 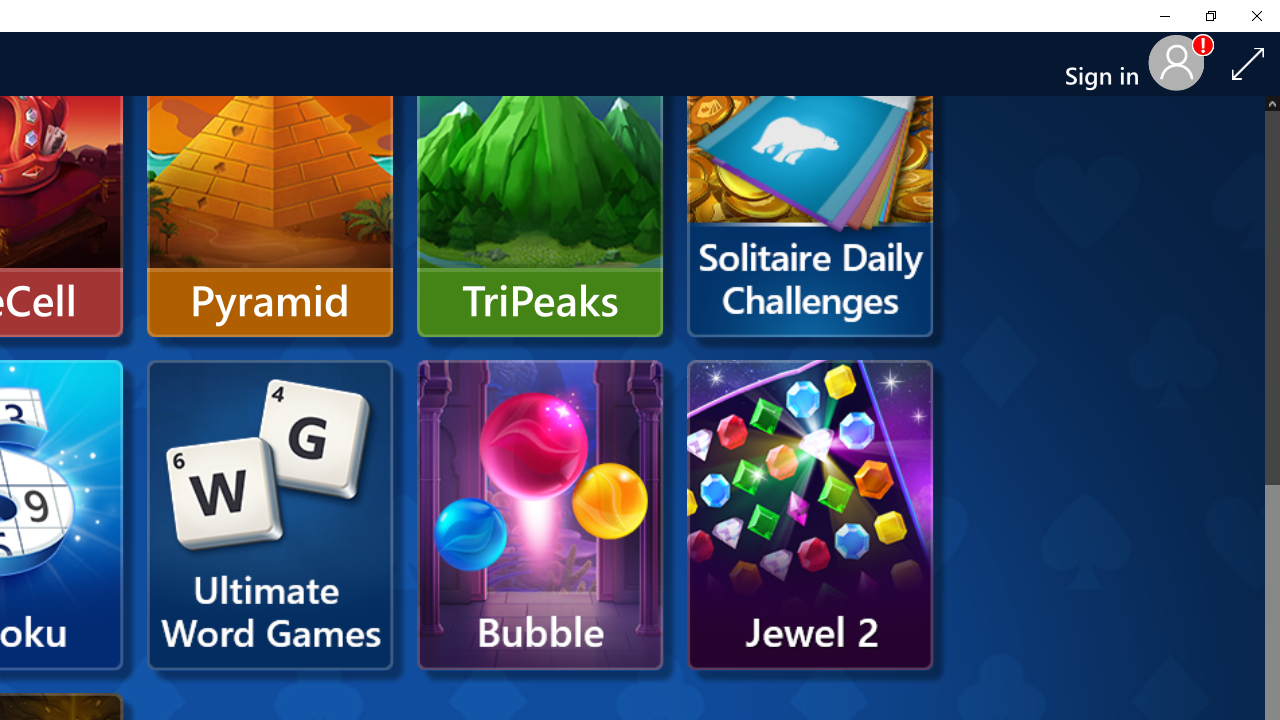 I want to click on 'Microsoft Bubble', so click(x=540, y=514).